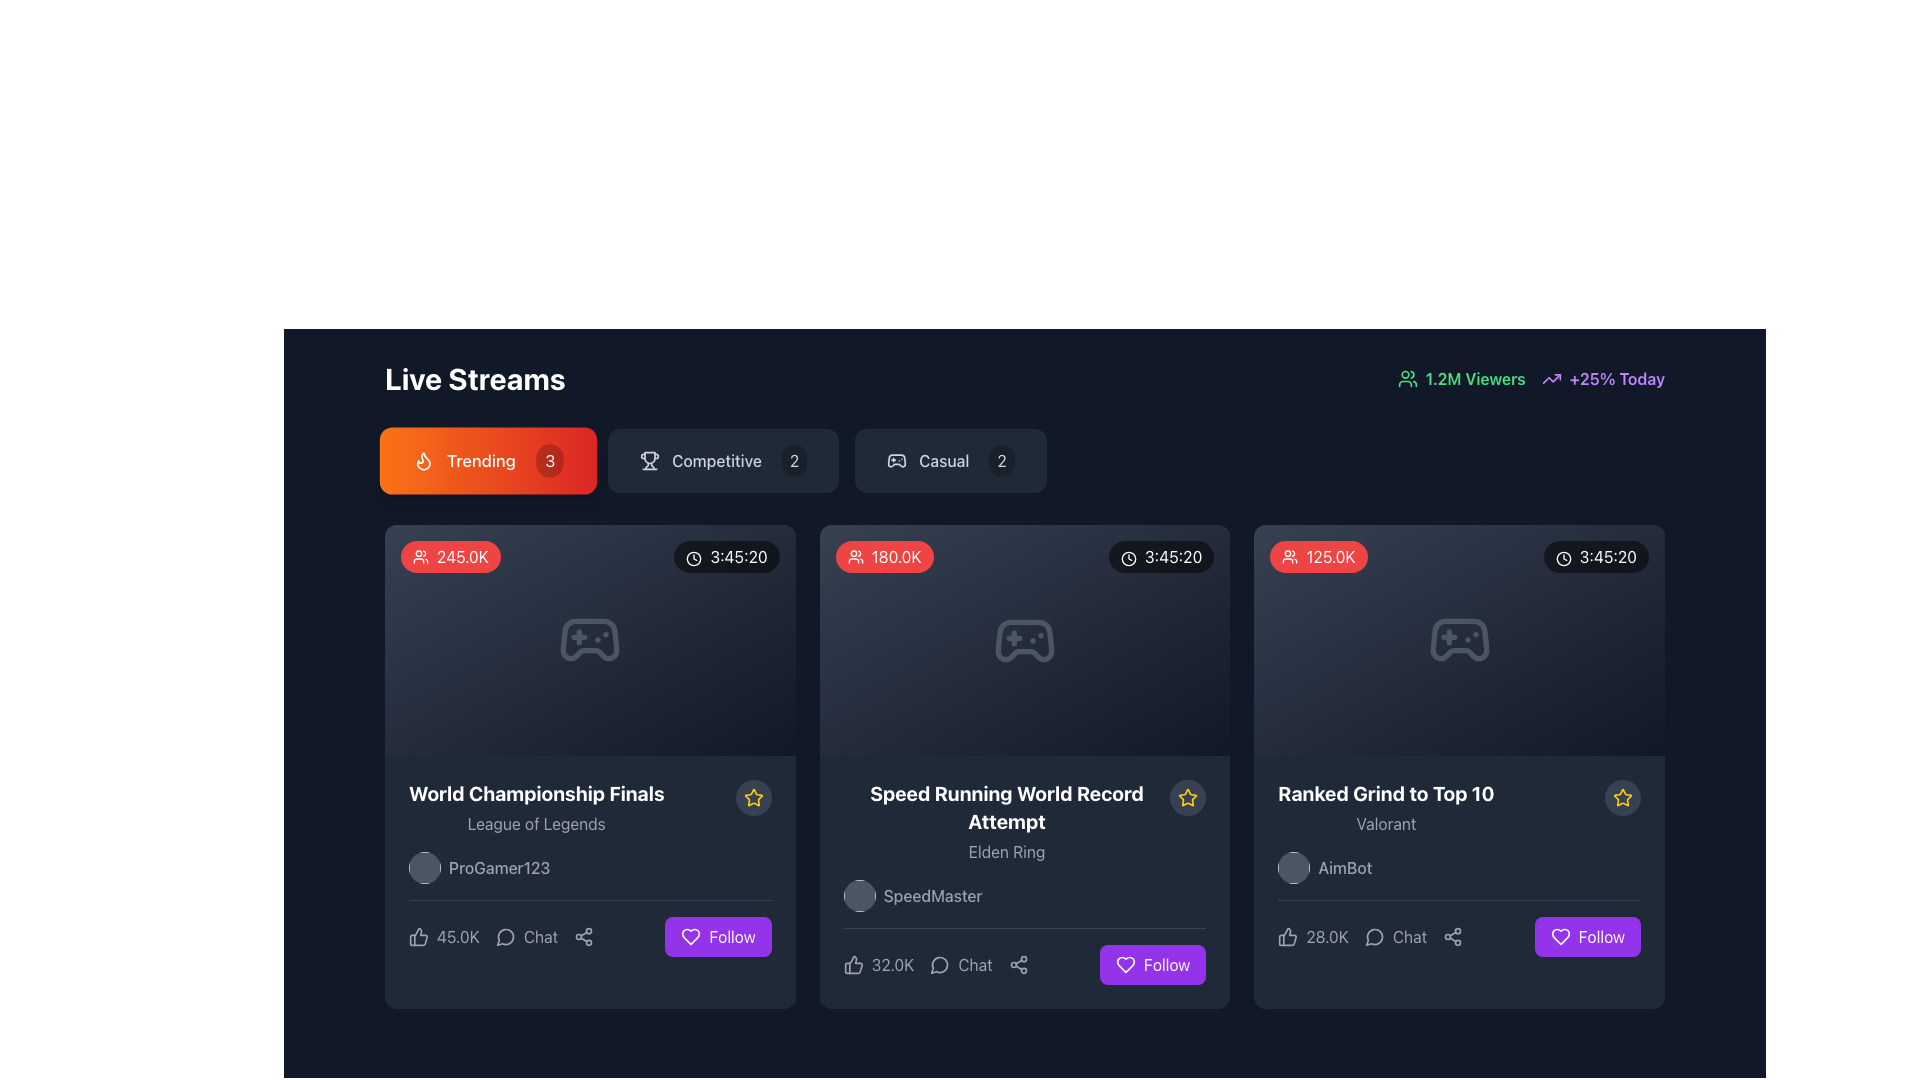  What do you see at coordinates (1024, 955) in the screenshot?
I see `the icons in the Composite UI element associated with the 'SpeedMaster' user` at bounding box center [1024, 955].